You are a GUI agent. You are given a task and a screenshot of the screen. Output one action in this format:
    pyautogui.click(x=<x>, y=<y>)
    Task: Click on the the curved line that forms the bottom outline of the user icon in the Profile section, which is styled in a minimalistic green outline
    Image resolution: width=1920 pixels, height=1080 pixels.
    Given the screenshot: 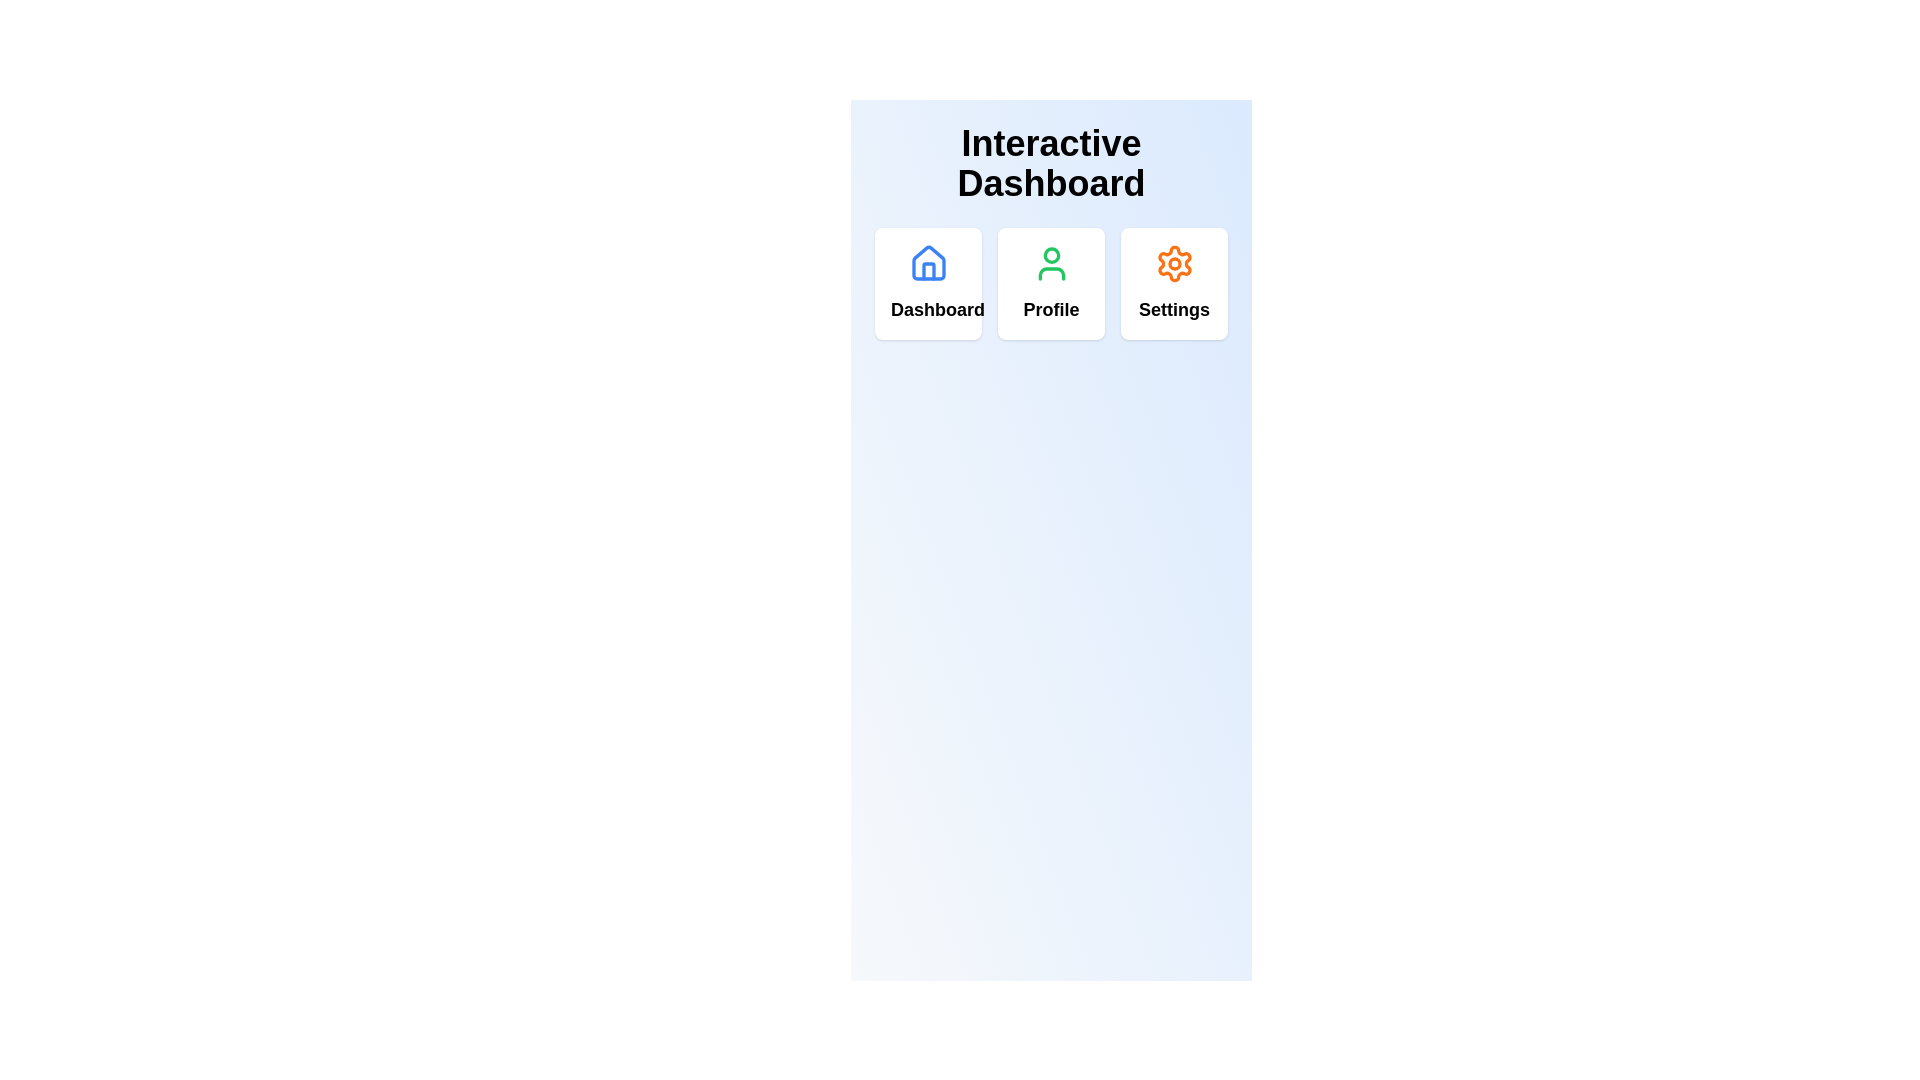 What is the action you would take?
    pyautogui.click(x=1050, y=273)
    